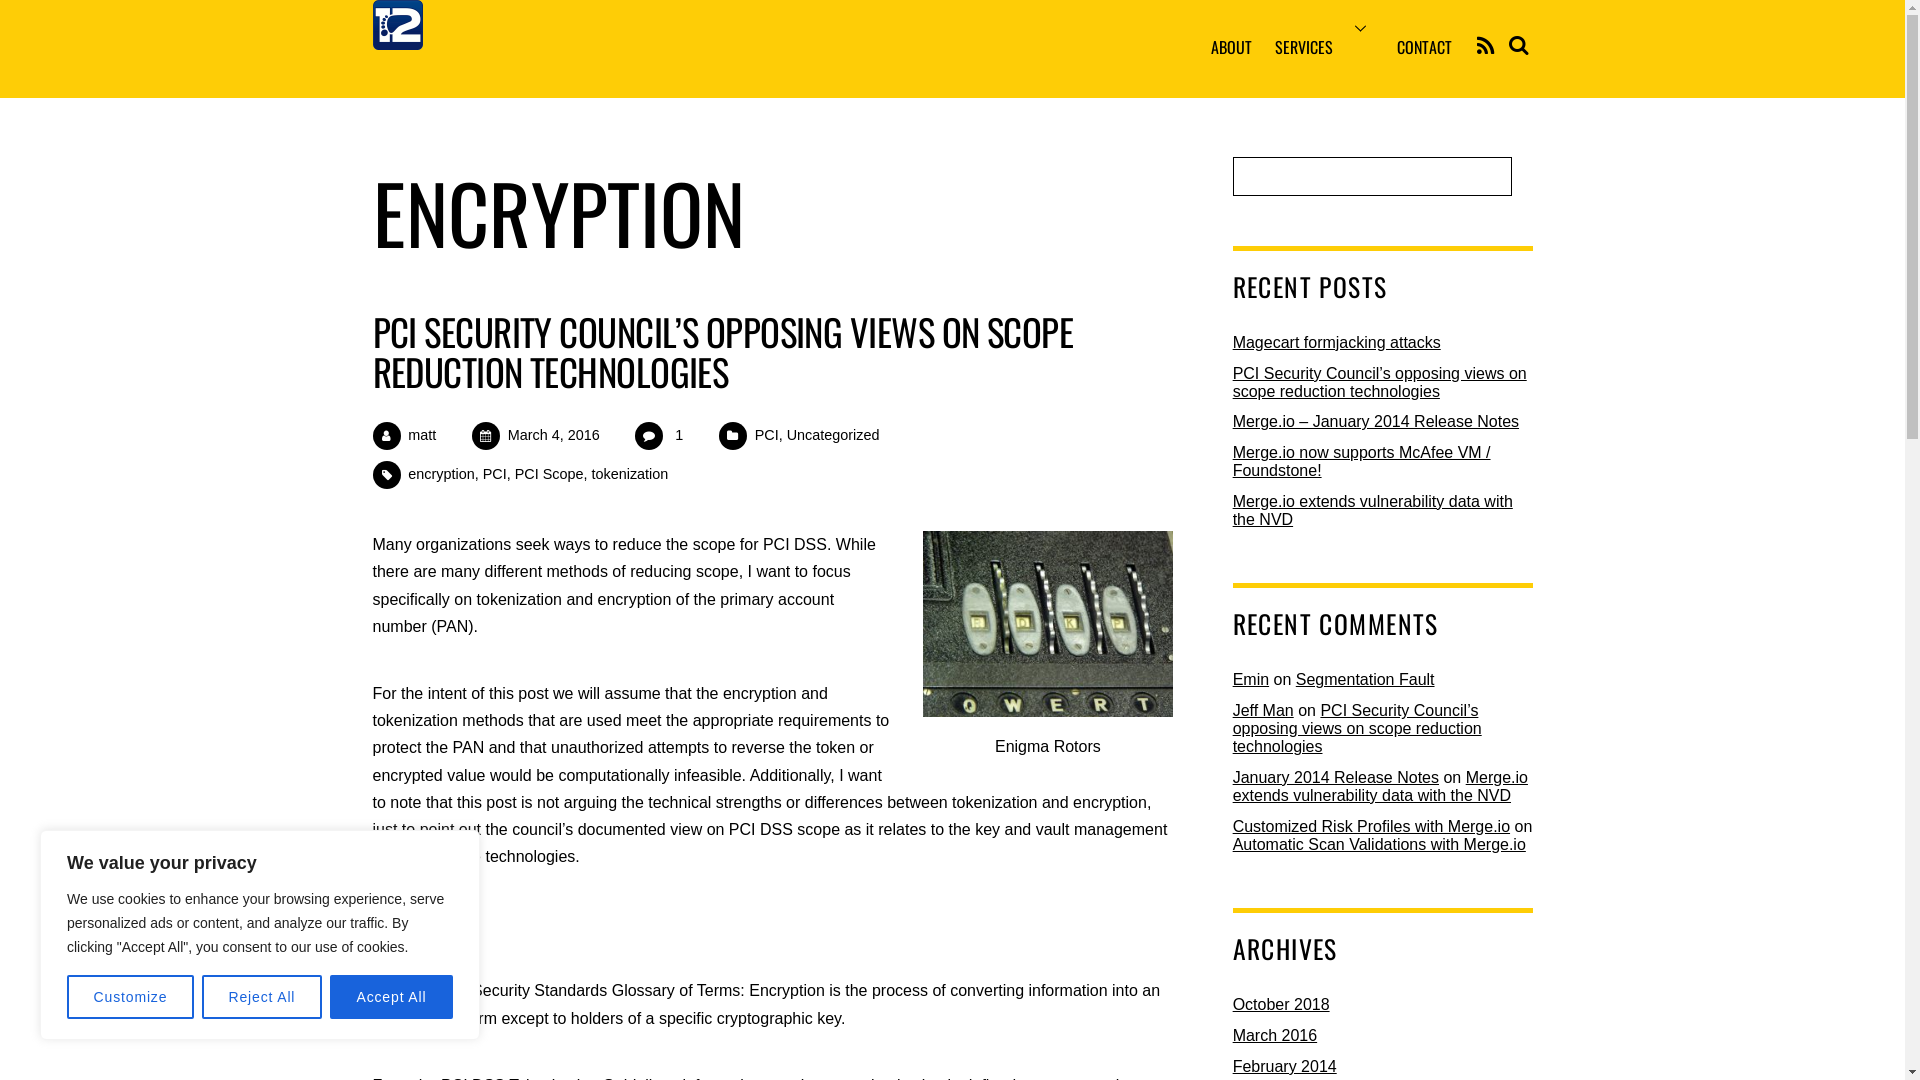 The height and width of the screenshot is (1080, 1920). Describe the element at coordinates (549, 474) in the screenshot. I see `'PCI Scope'` at that location.